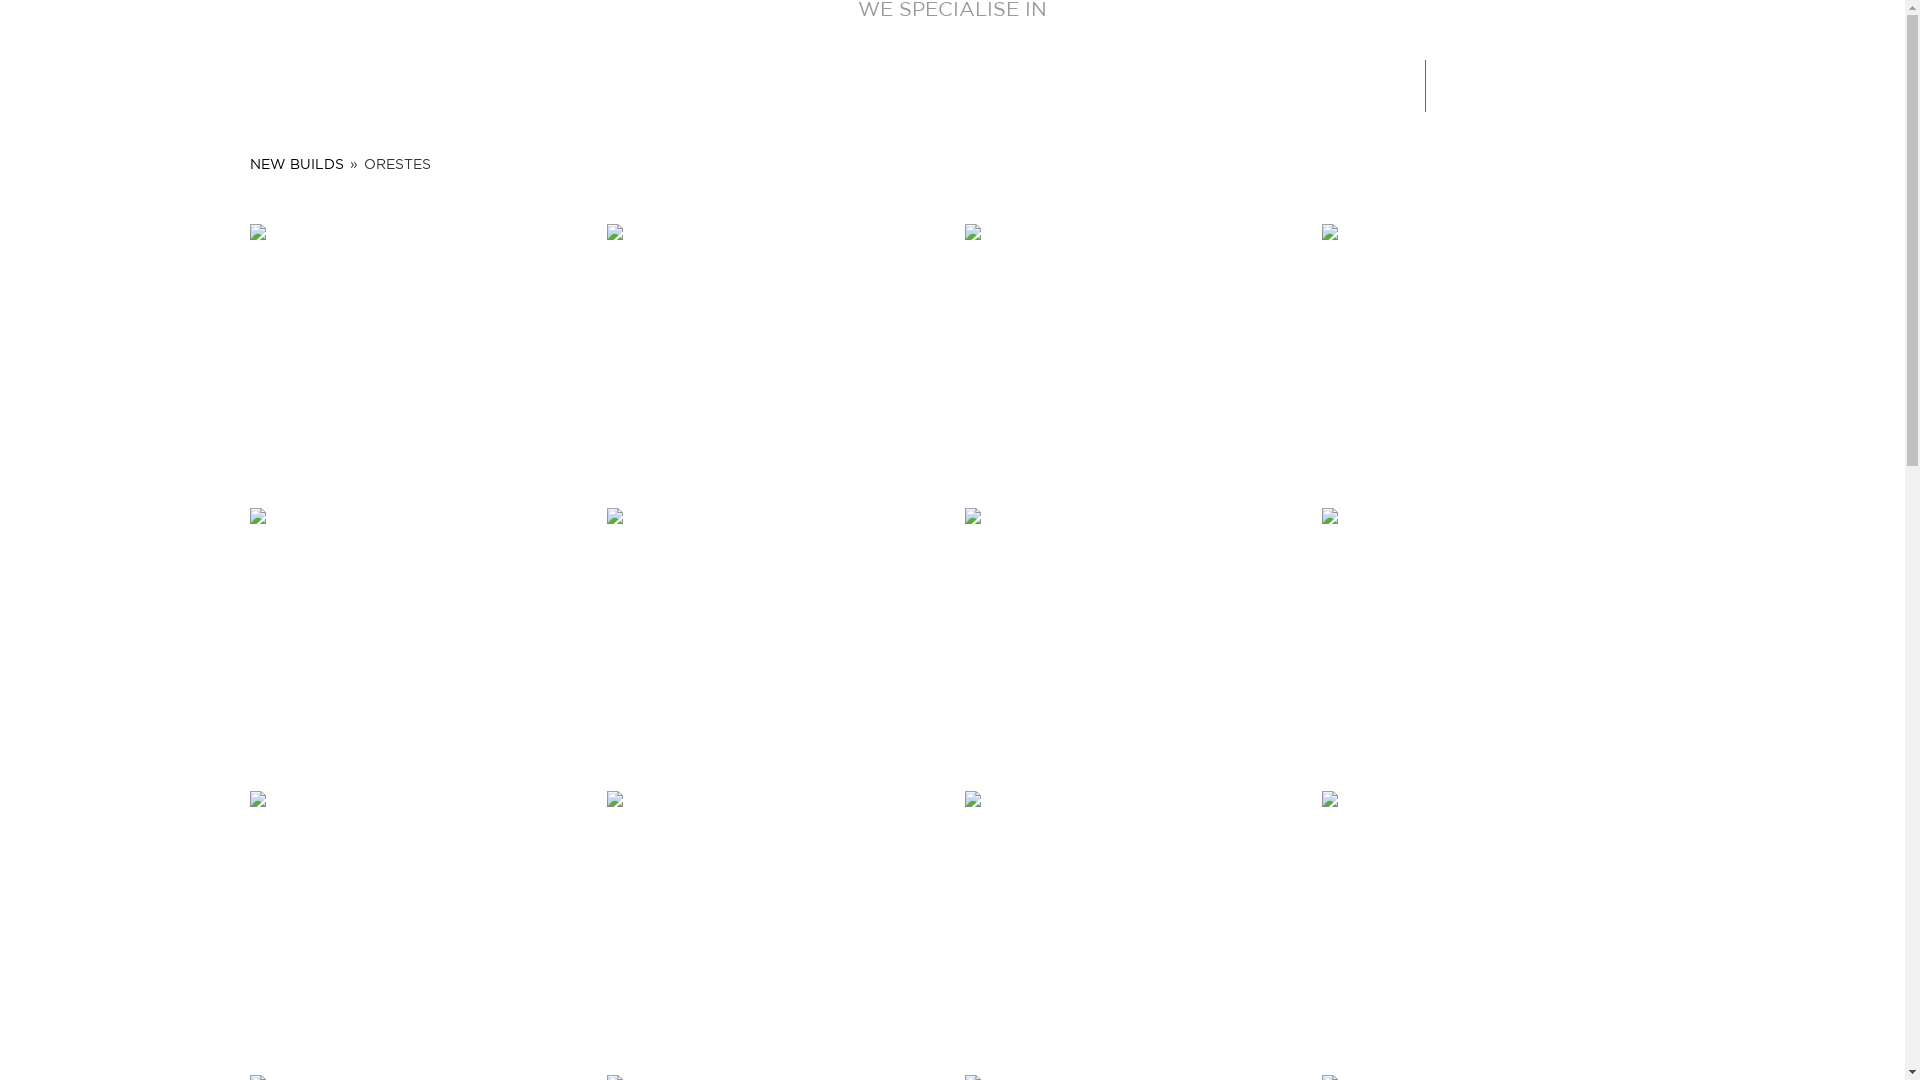  Describe the element at coordinates (1059, 82) in the screenshot. I see `'MEDIA'` at that location.